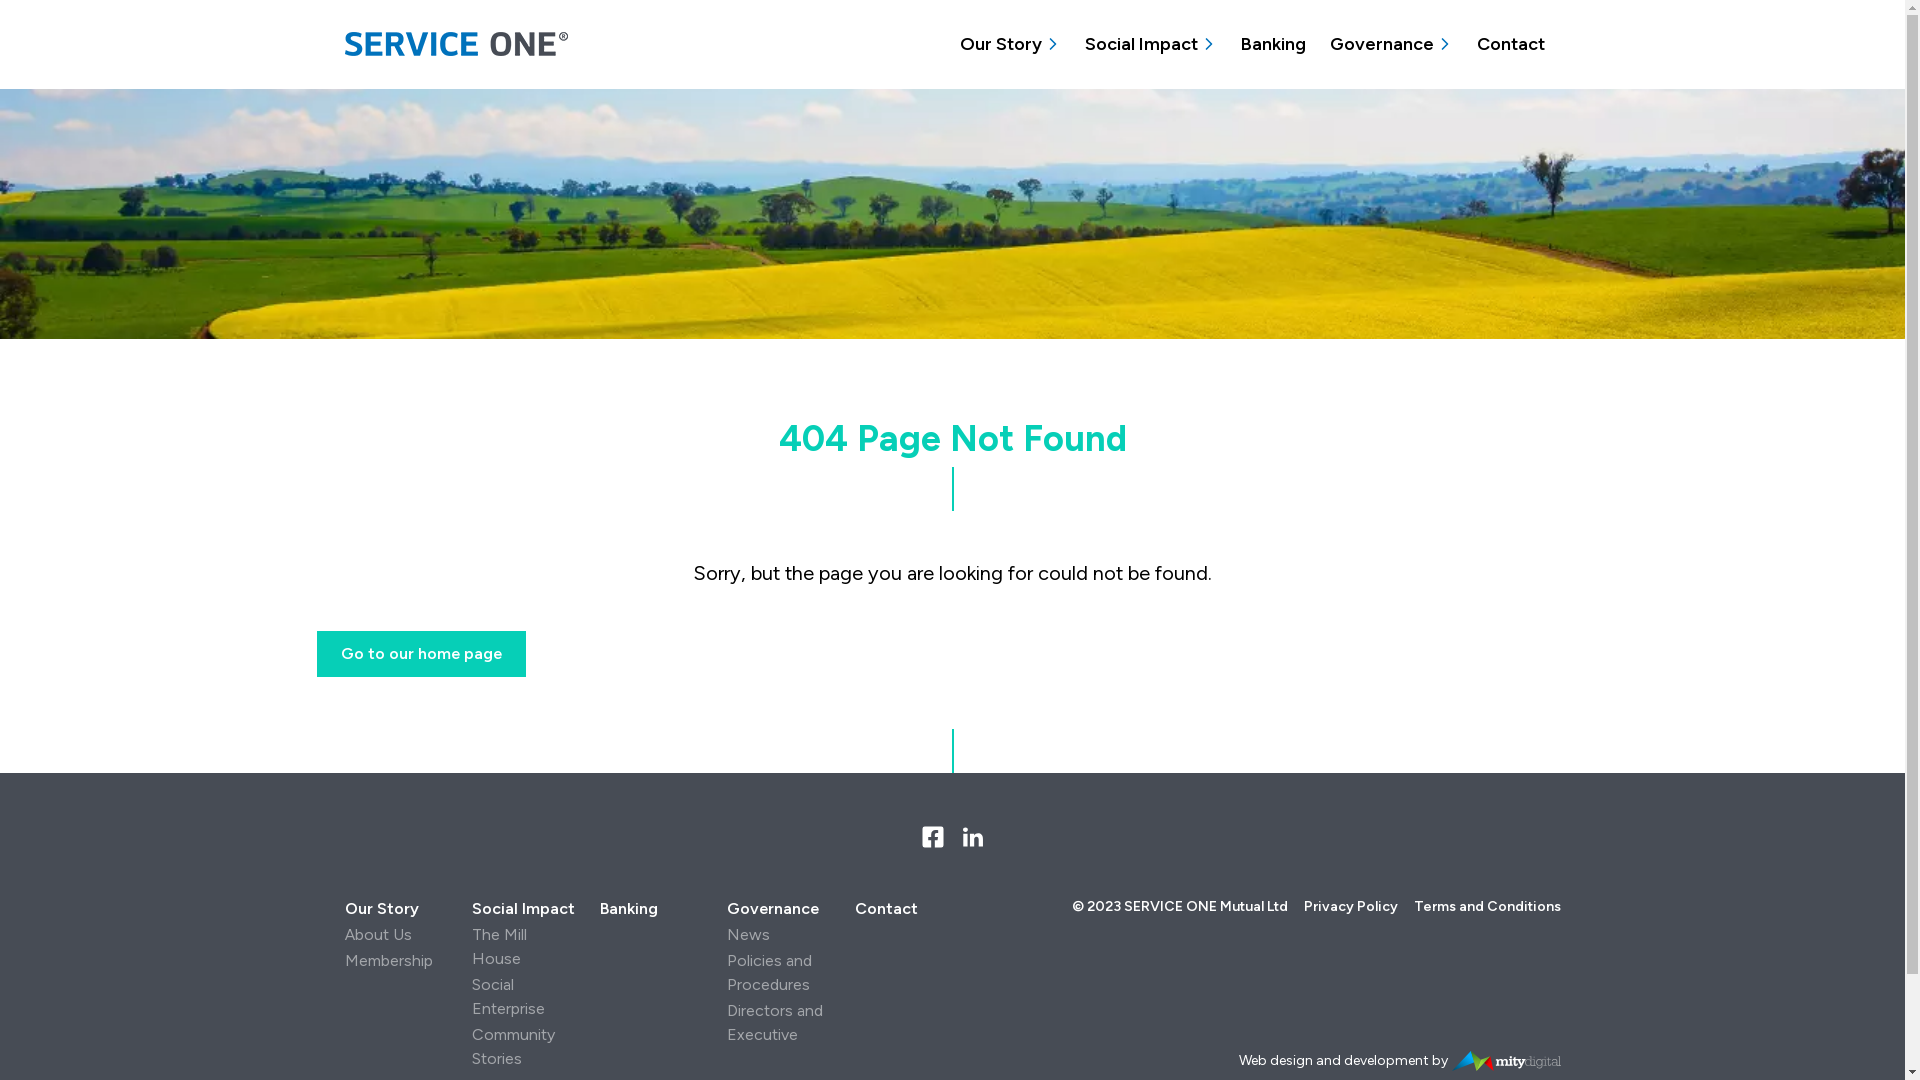  What do you see at coordinates (377, 934) in the screenshot?
I see `'About Us'` at bounding box center [377, 934].